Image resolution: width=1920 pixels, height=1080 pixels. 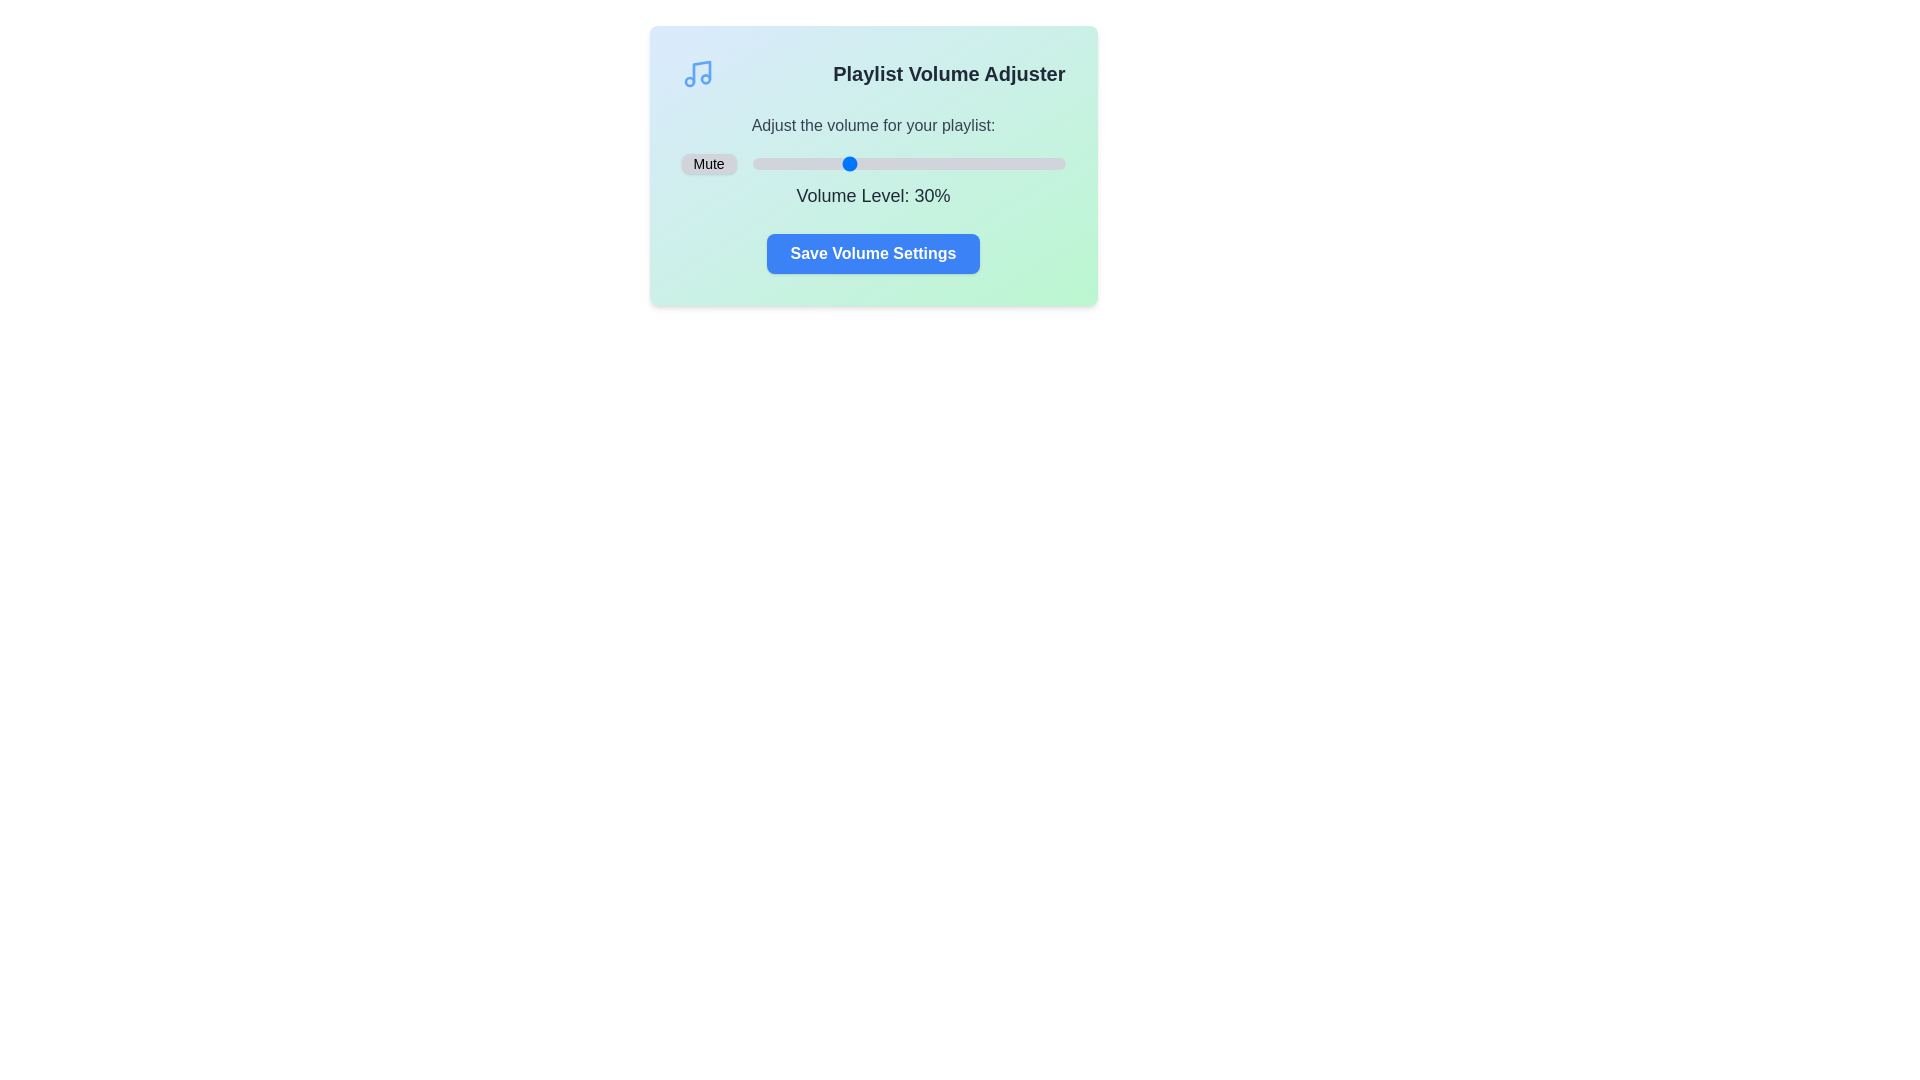 I want to click on the 'Save Volume Settings' button to save the current volume level, so click(x=873, y=253).